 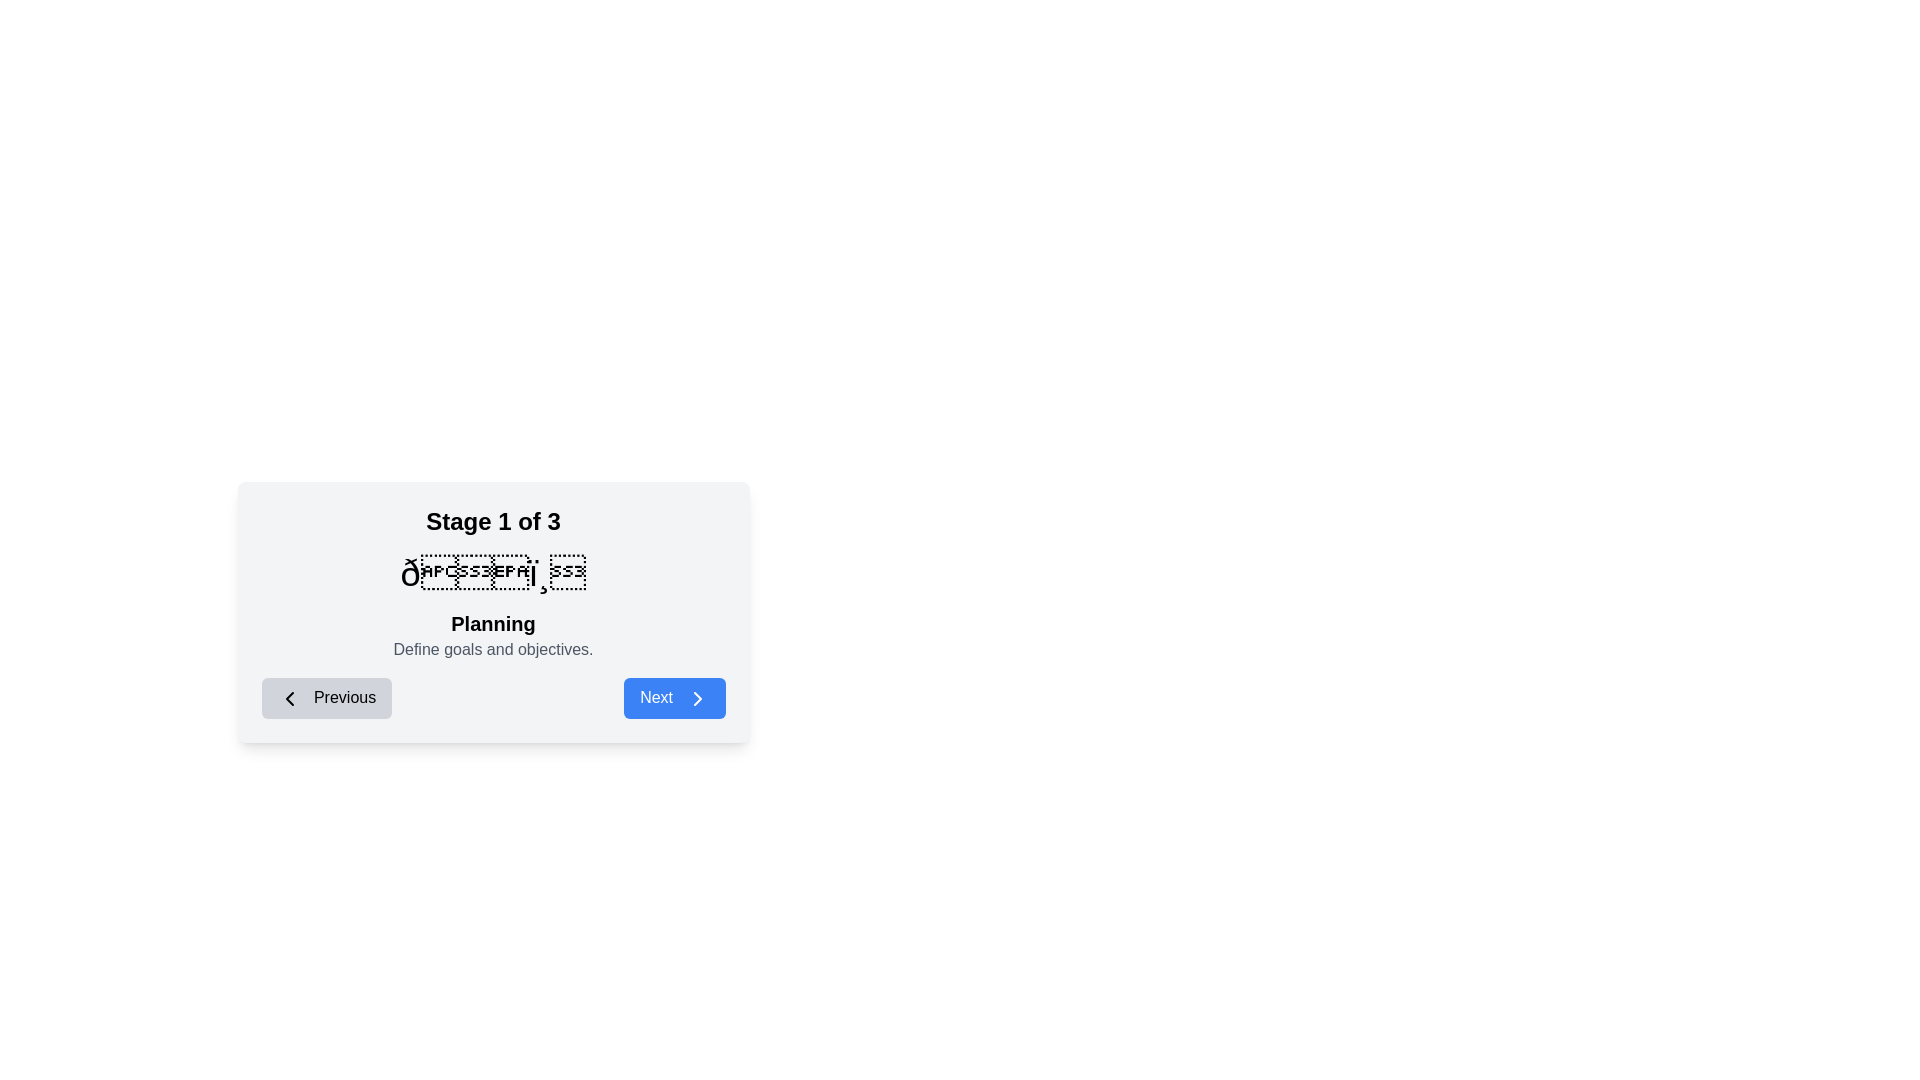 What do you see at coordinates (326, 697) in the screenshot?
I see `the 'Previous' button to navigate to the previous stage` at bounding box center [326, 697].